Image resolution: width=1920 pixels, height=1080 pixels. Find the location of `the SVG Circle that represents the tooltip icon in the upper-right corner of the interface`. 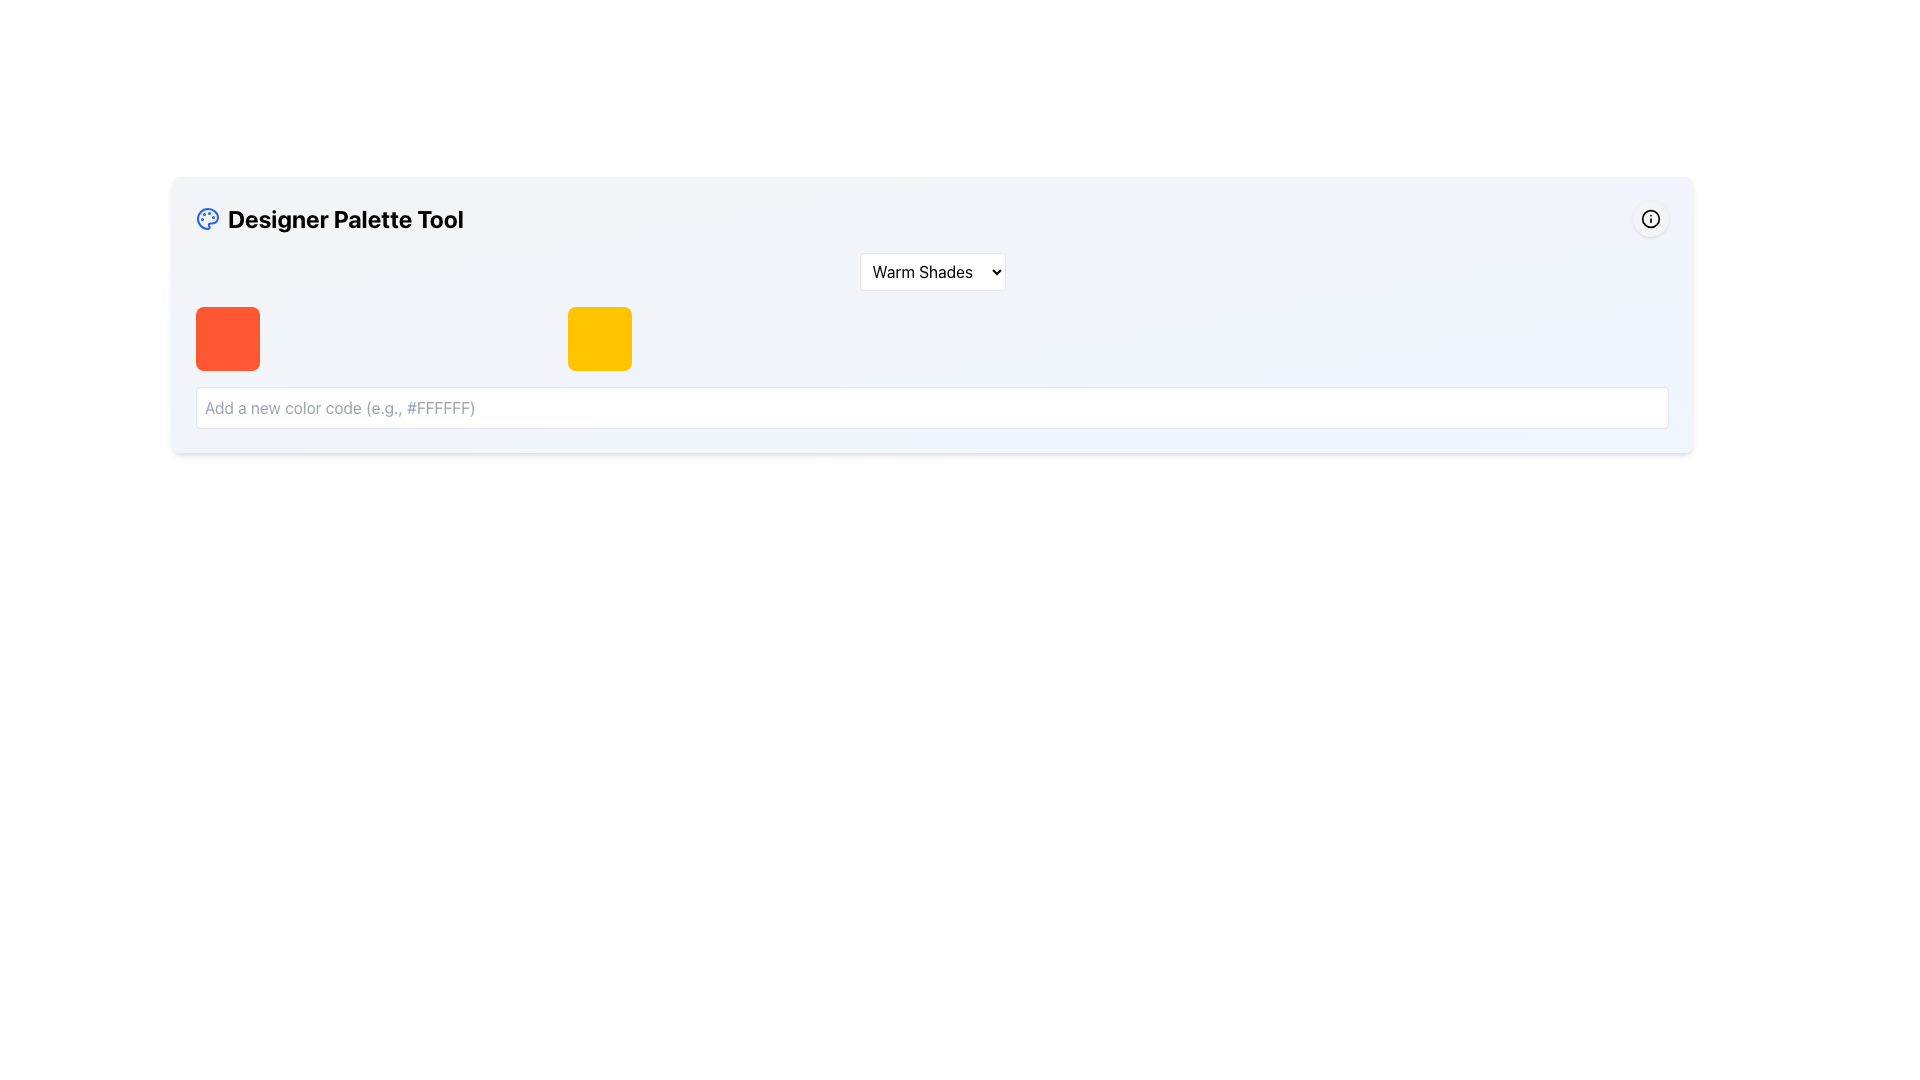

the SVG Circle that represents the tooltip icon in the upper-right corner of the interface is located at coordinates (1651, 219).